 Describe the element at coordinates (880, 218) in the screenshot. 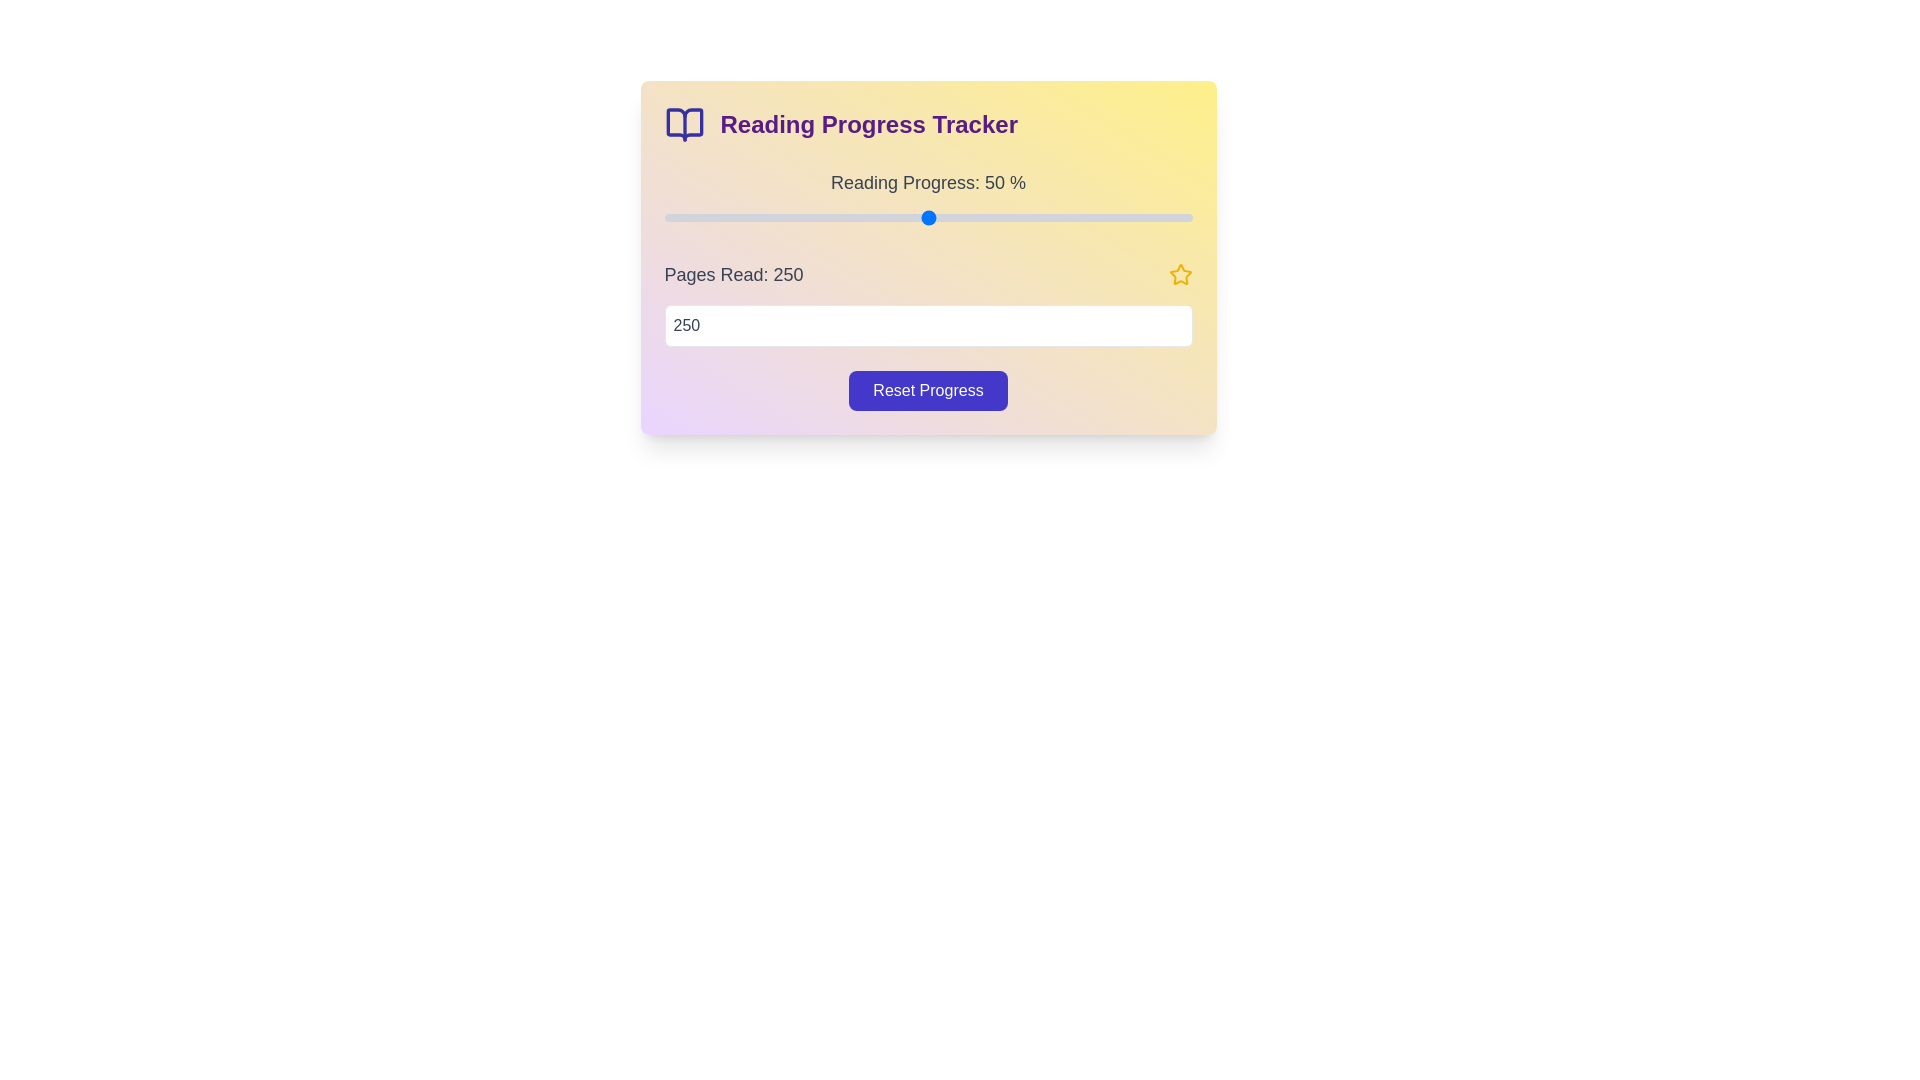

I see `the reading progress to 41% by adjusting the slider` at that location.